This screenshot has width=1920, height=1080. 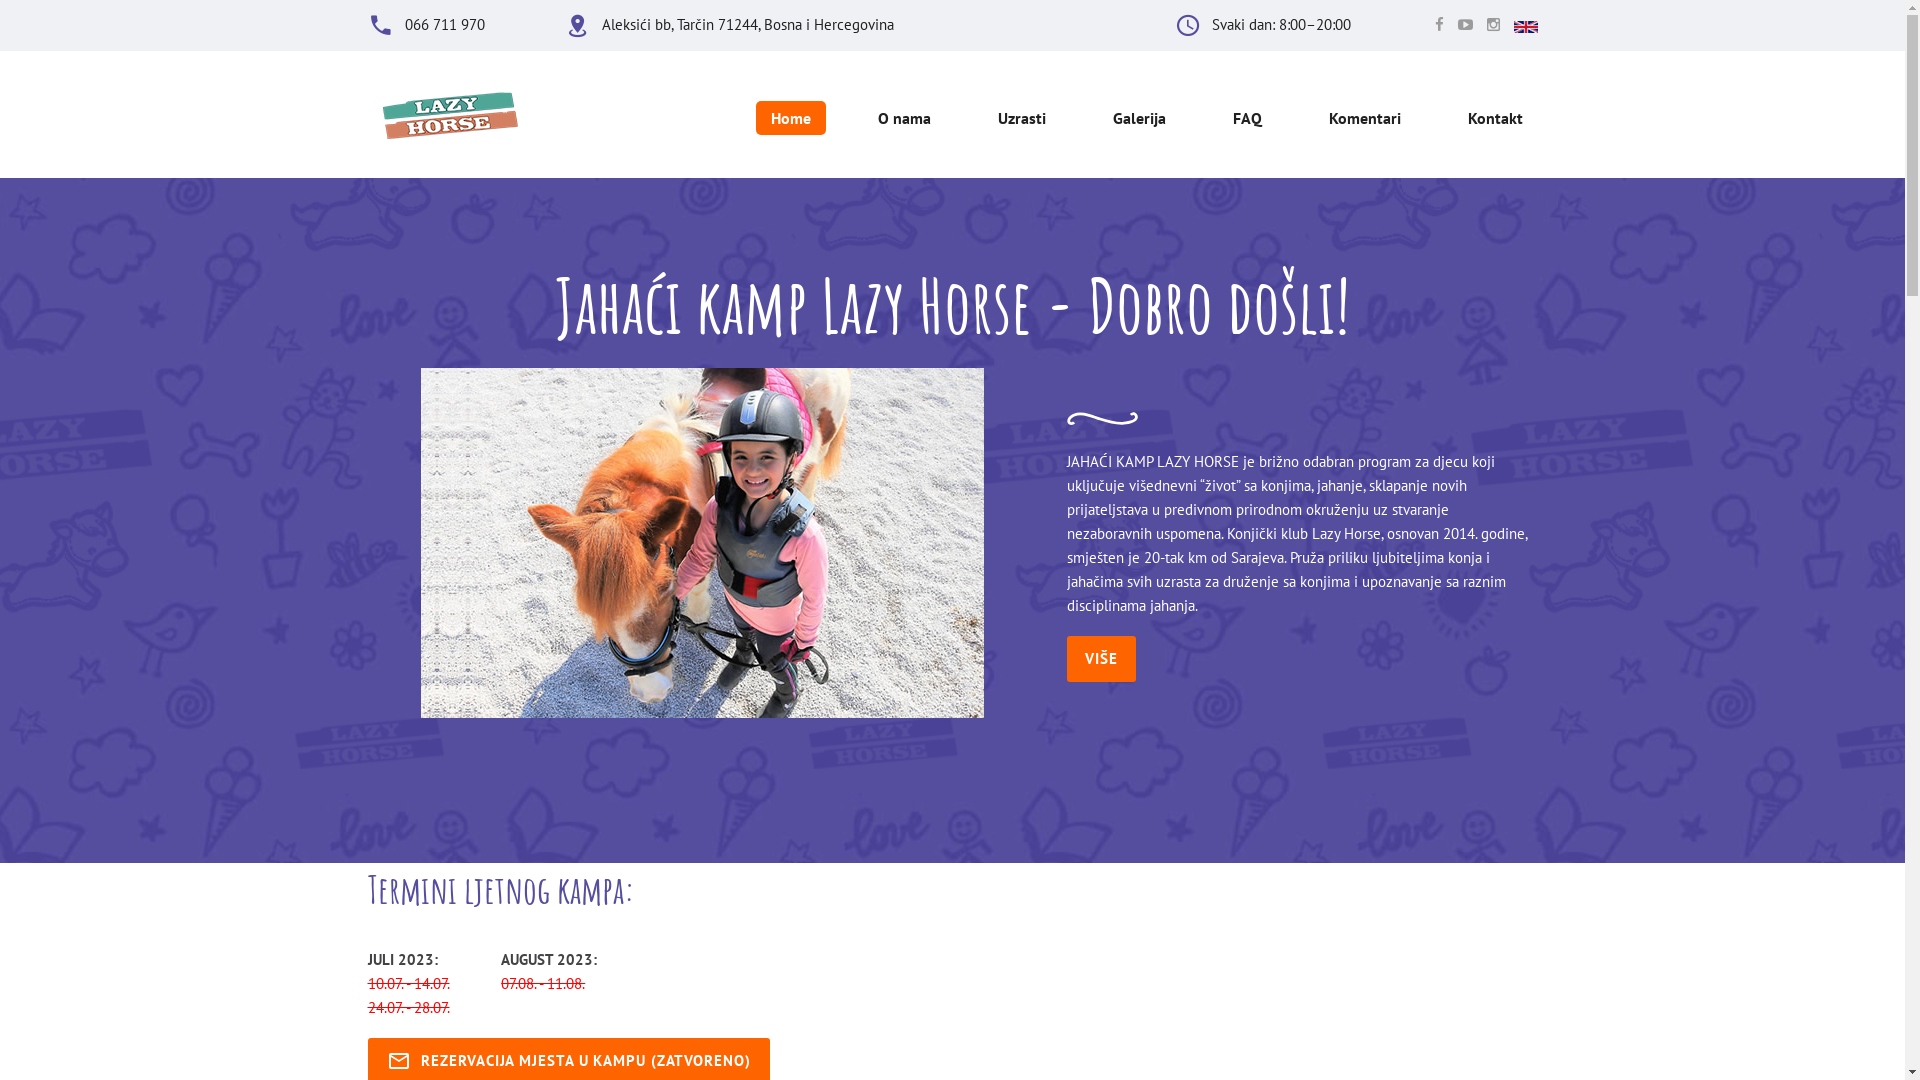 What do you see at coordinates (443, 24) in the screenshot?
I see `'066 711 970'` at bounding box center [443, 24].